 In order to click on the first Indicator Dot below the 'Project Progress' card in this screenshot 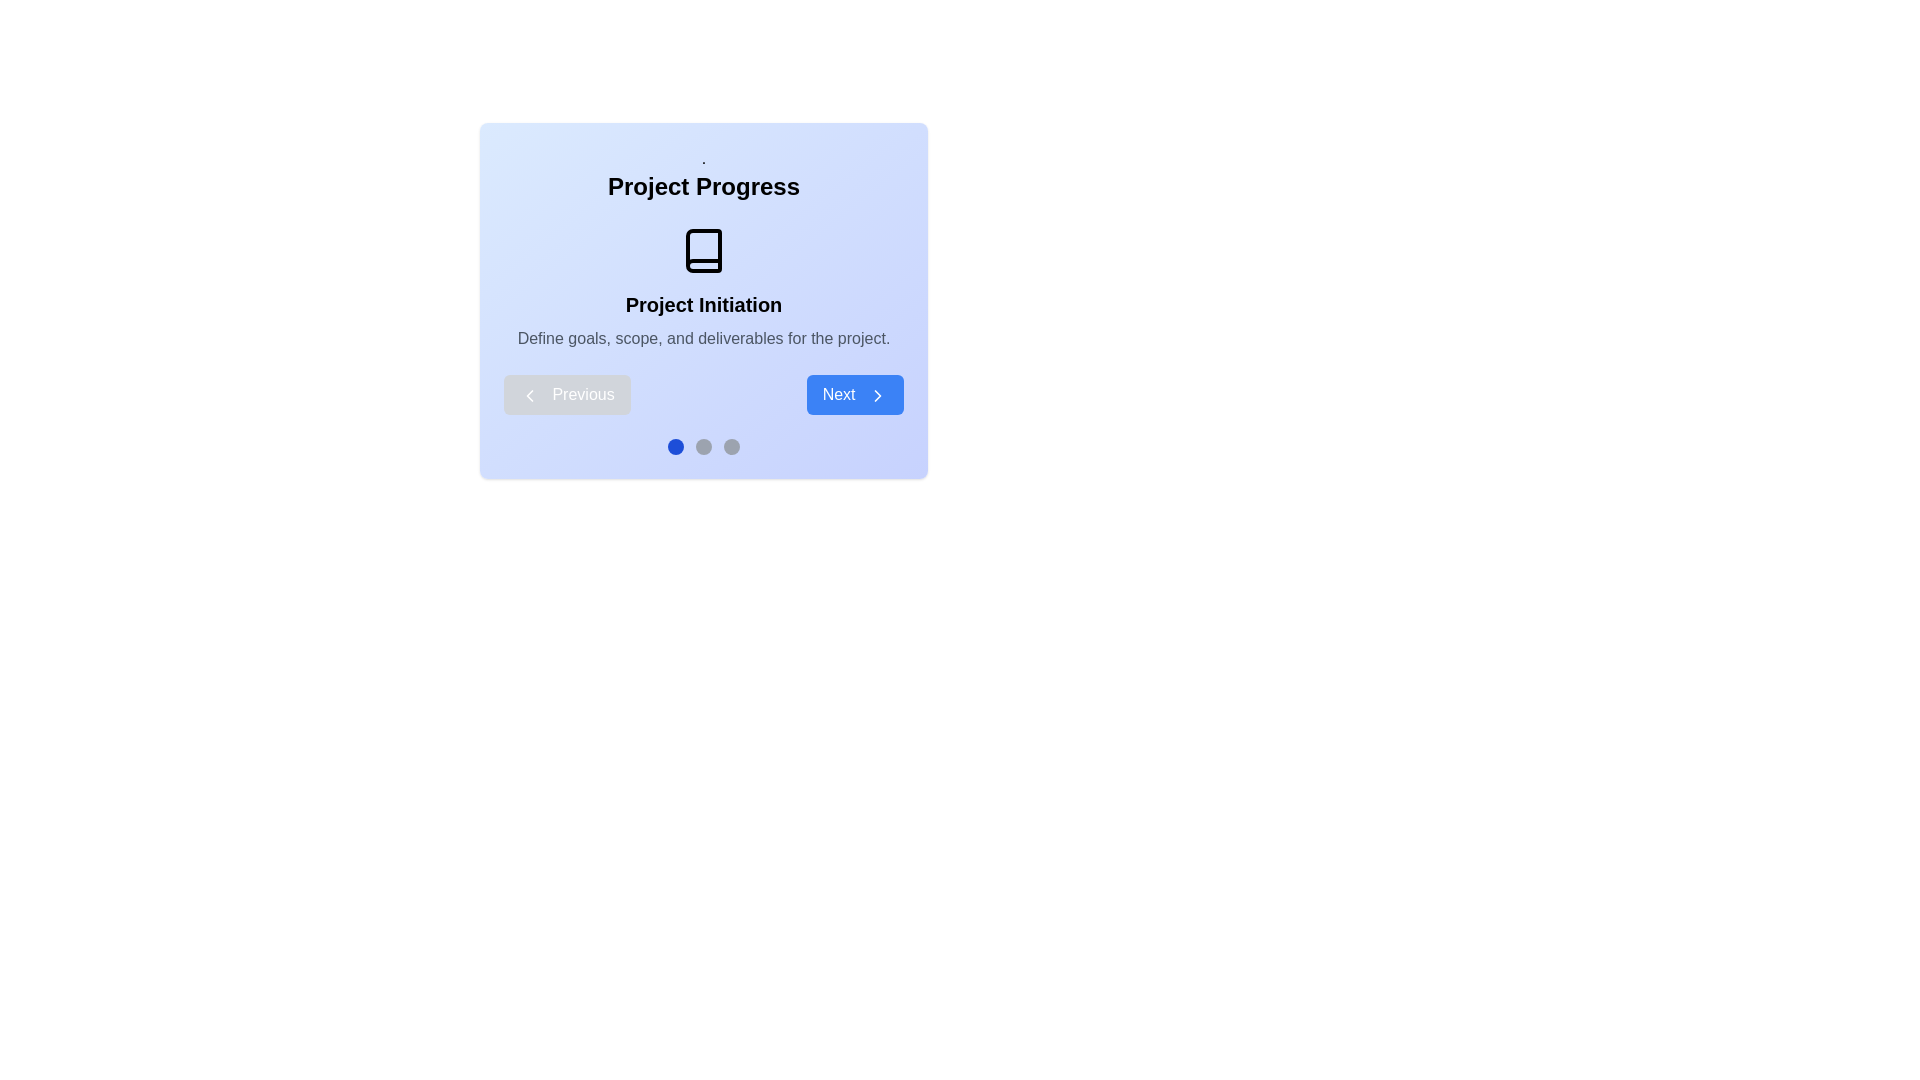, I will do `click(676, 446)`.